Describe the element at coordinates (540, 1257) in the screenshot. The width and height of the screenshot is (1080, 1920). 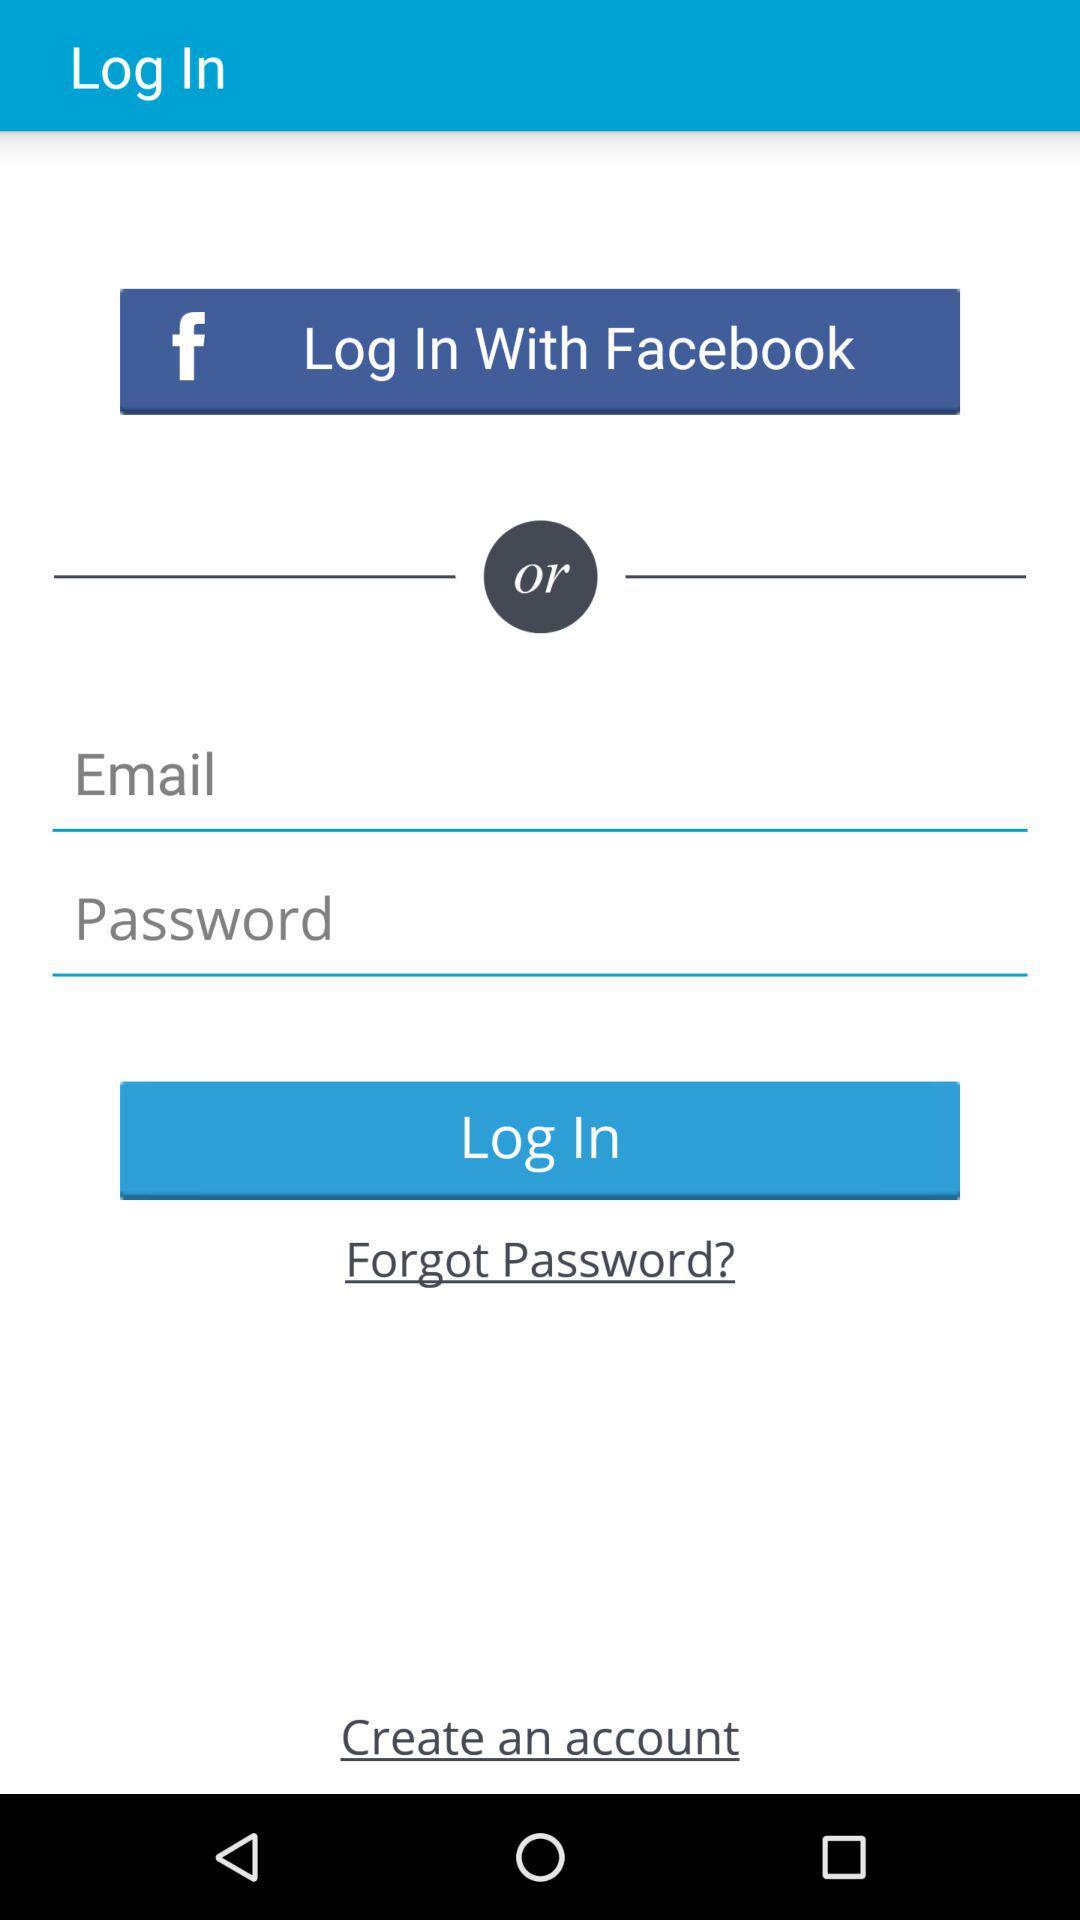
I see `the forgot password? item` at that location.